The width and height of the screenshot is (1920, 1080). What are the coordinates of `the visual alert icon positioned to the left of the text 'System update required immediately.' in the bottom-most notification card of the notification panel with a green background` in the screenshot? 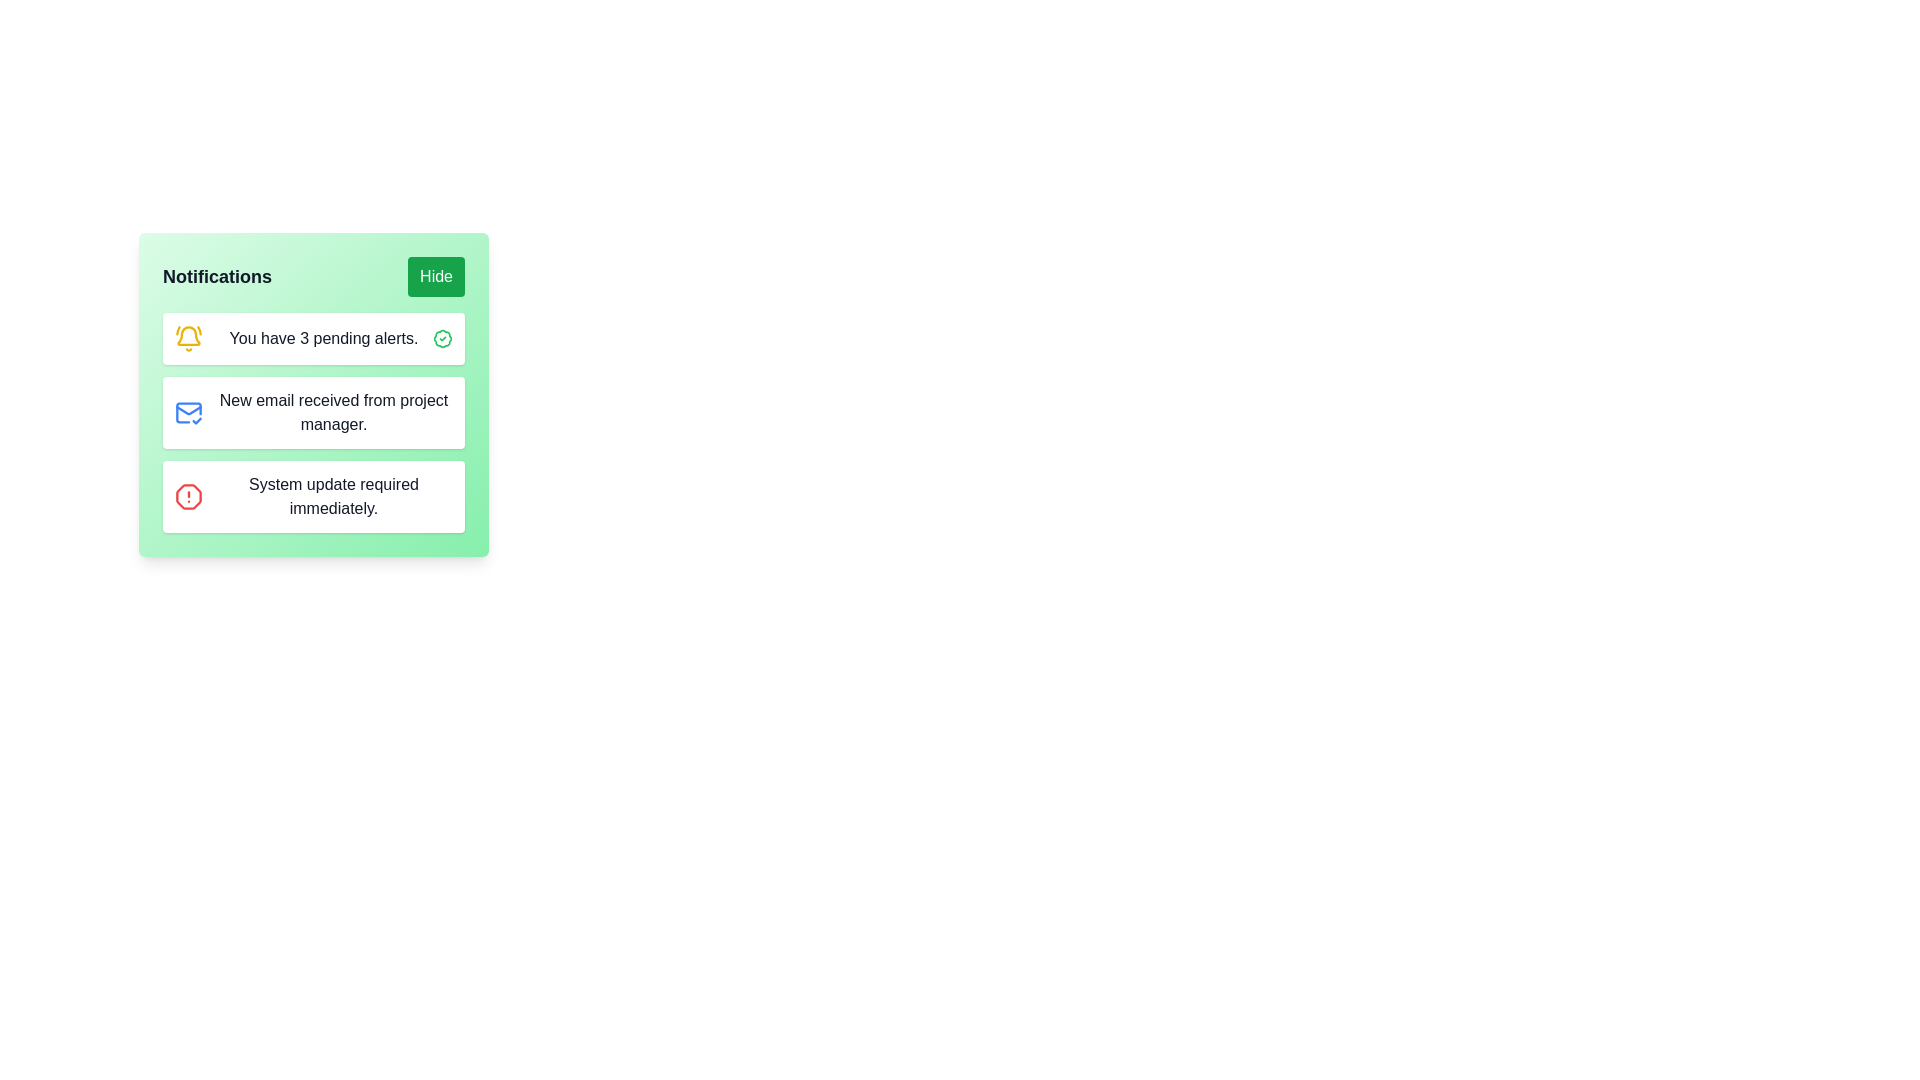 It's located at (188, 496).